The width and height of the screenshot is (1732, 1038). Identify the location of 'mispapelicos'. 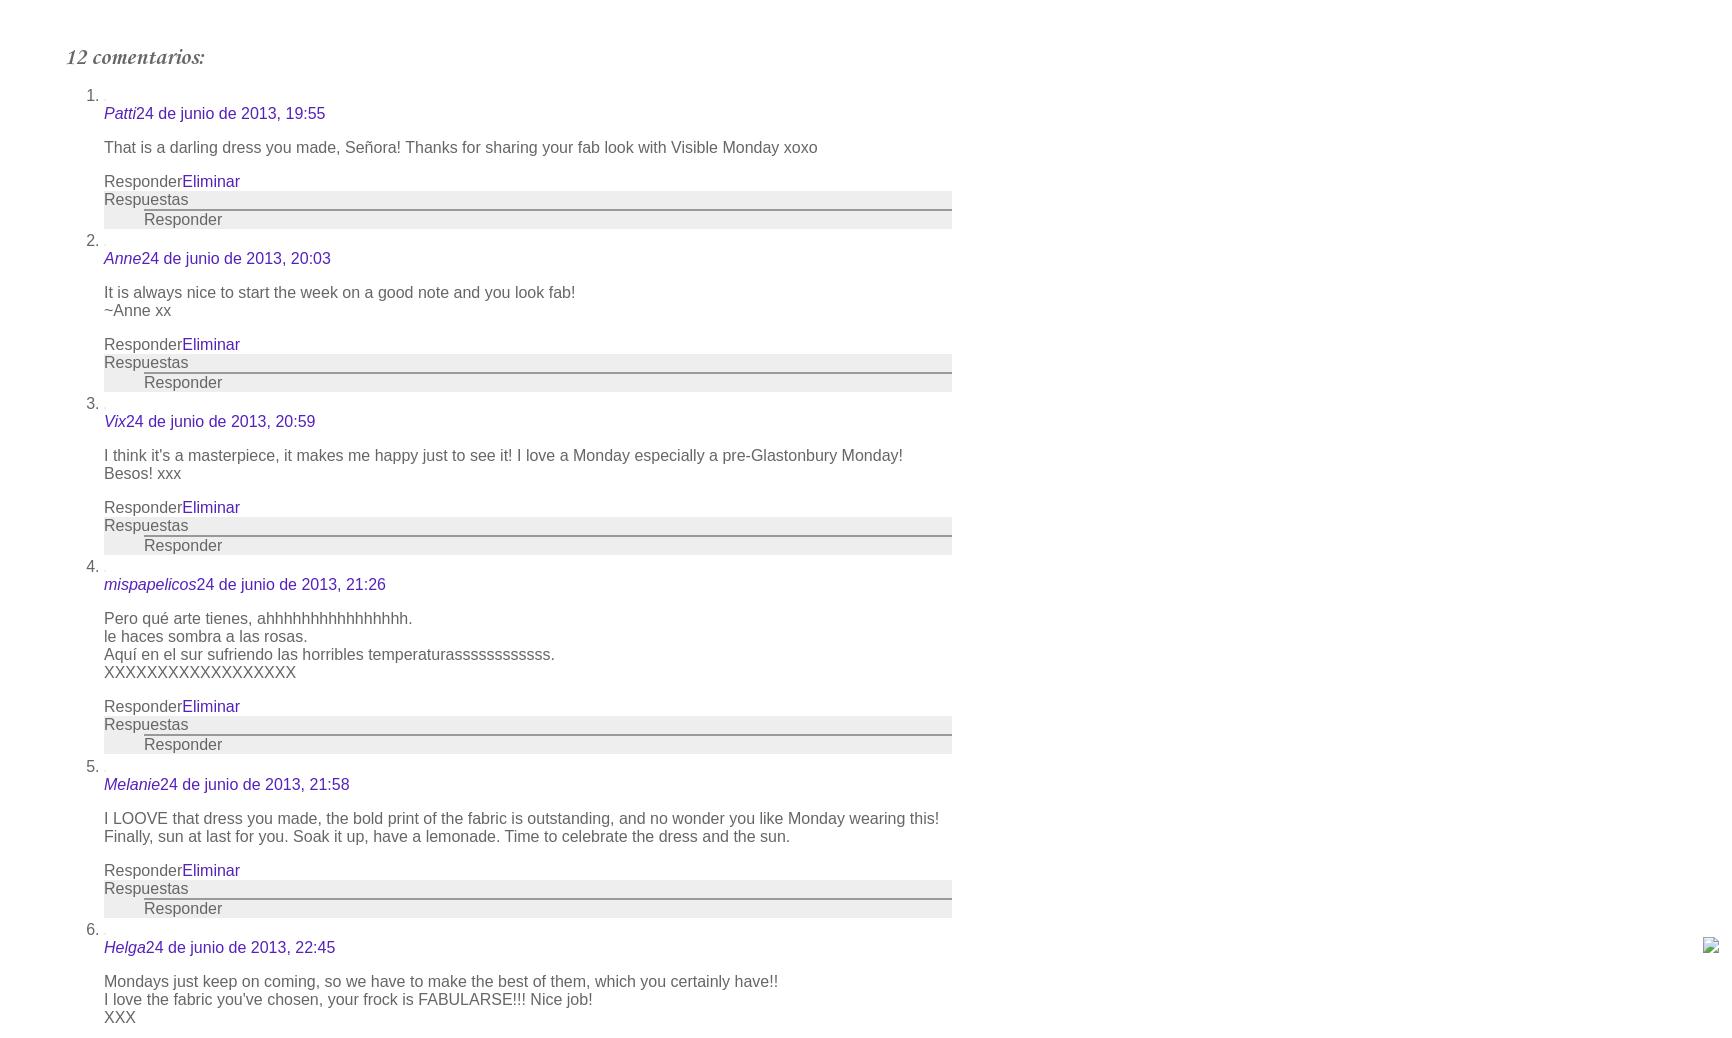
(149, 583).